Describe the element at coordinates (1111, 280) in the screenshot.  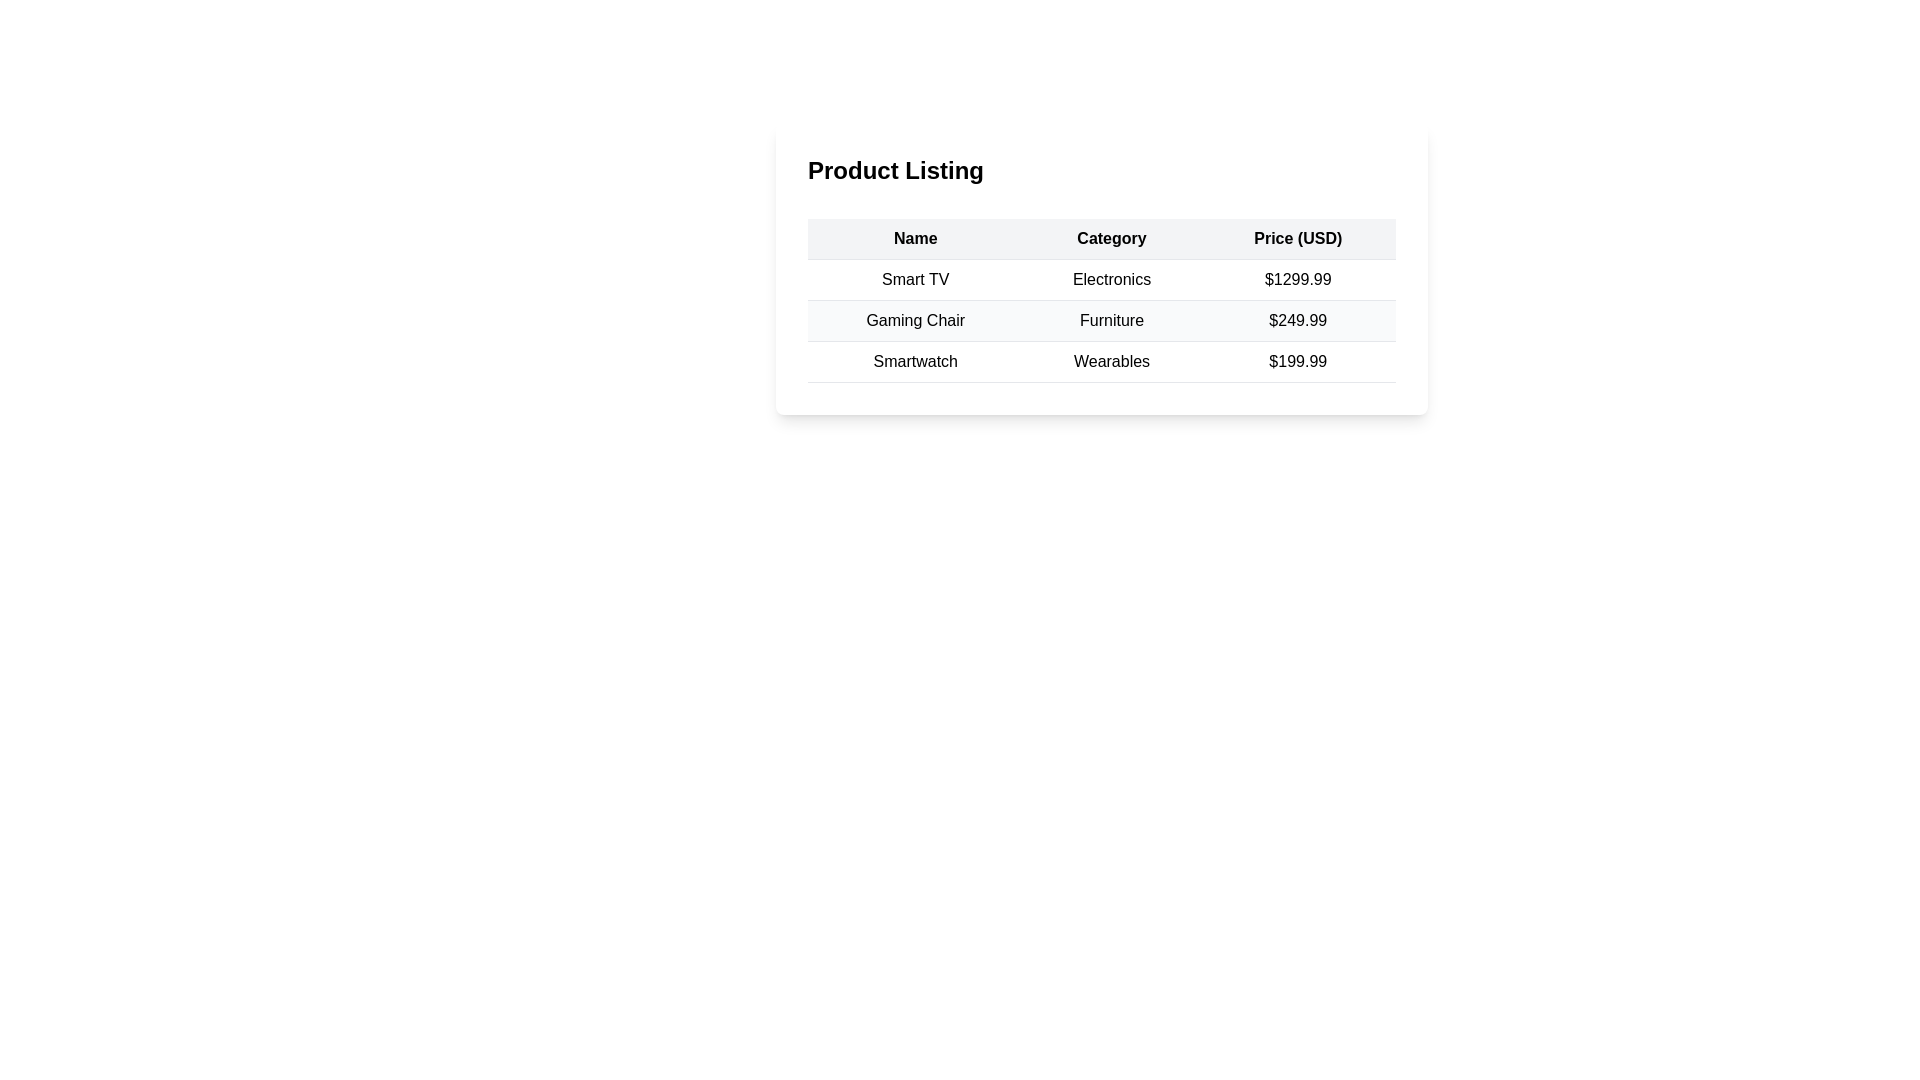
I see `the 'Electronics' text label in the second column of the first row of the table, which is centrally aligned and styled in a bold sans-serif font` at that location.